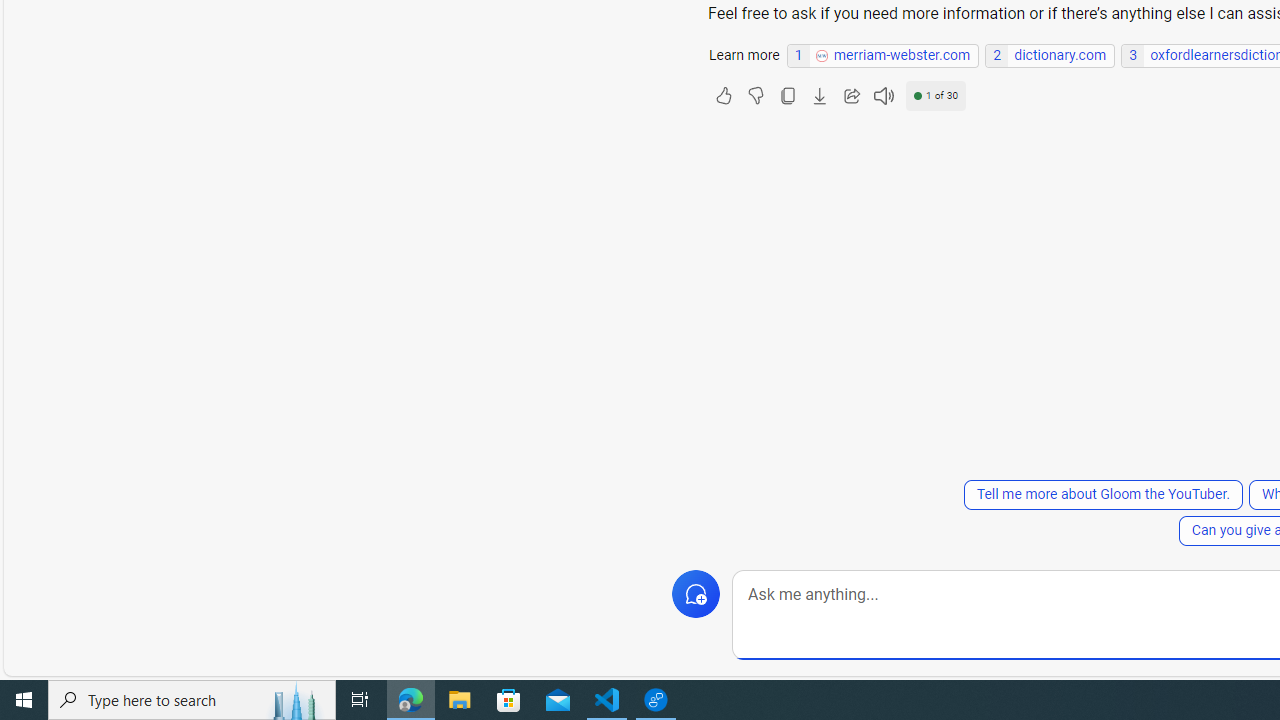 The width and height of the screenshot is (1280, 720). Describe the element at coordinates (754, 96) in the screenshot. I see `'Dislike'` at that location.